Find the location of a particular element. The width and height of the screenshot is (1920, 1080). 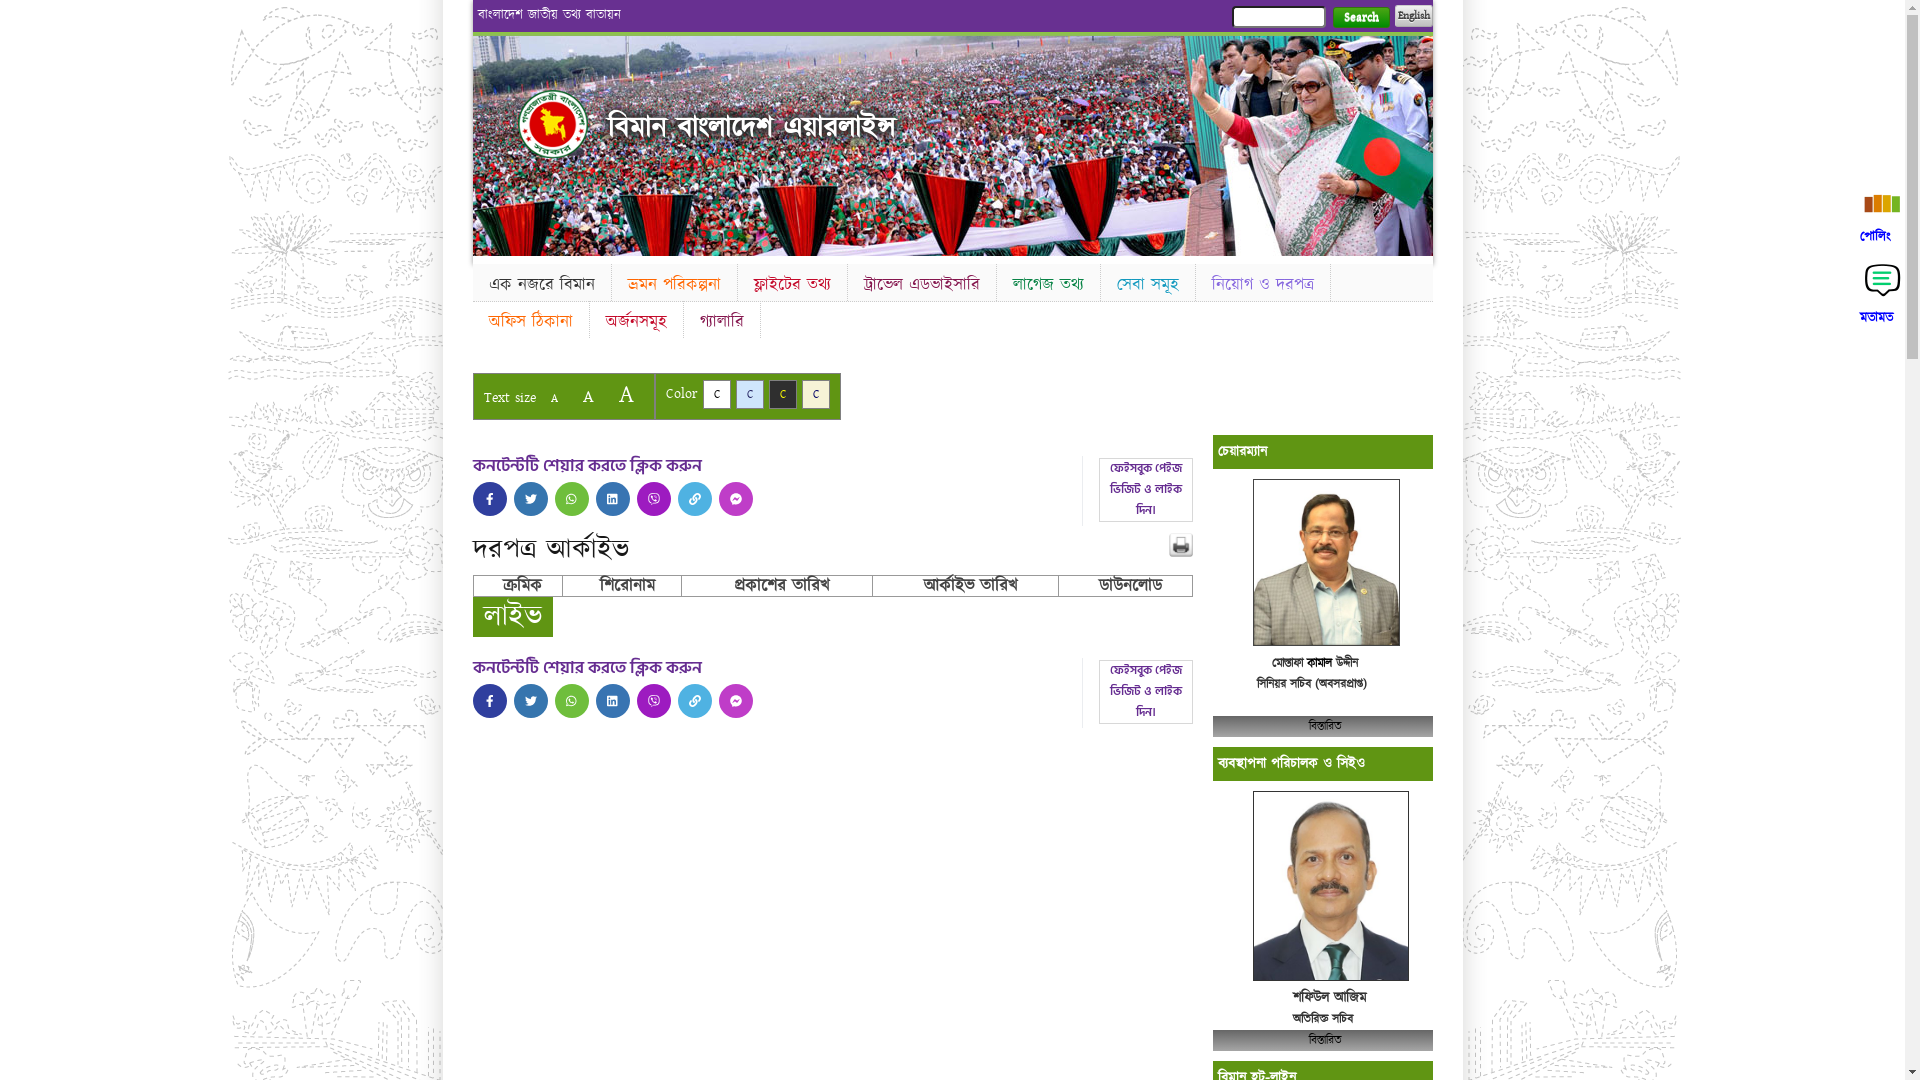

'Search' is located at coordinates (1360, 17).